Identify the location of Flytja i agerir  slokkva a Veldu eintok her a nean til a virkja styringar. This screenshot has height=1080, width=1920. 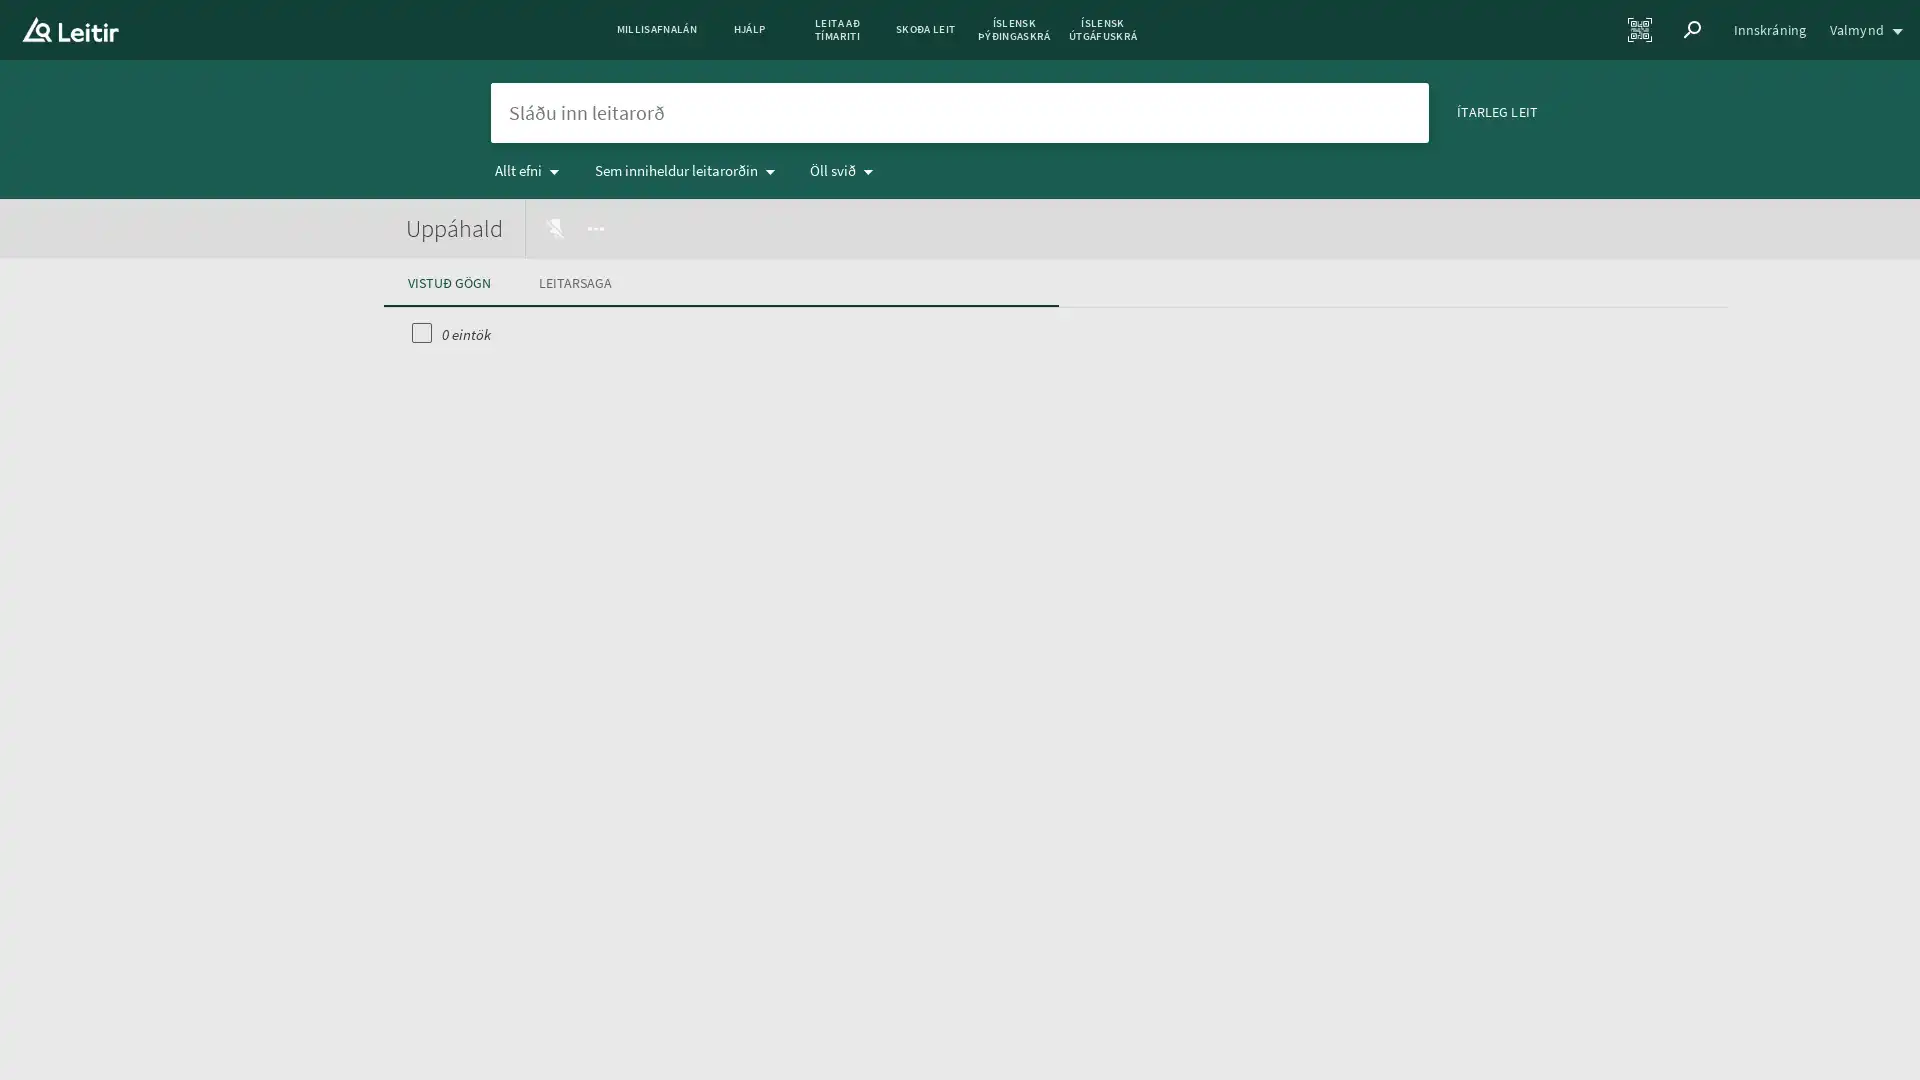
(594, 226).